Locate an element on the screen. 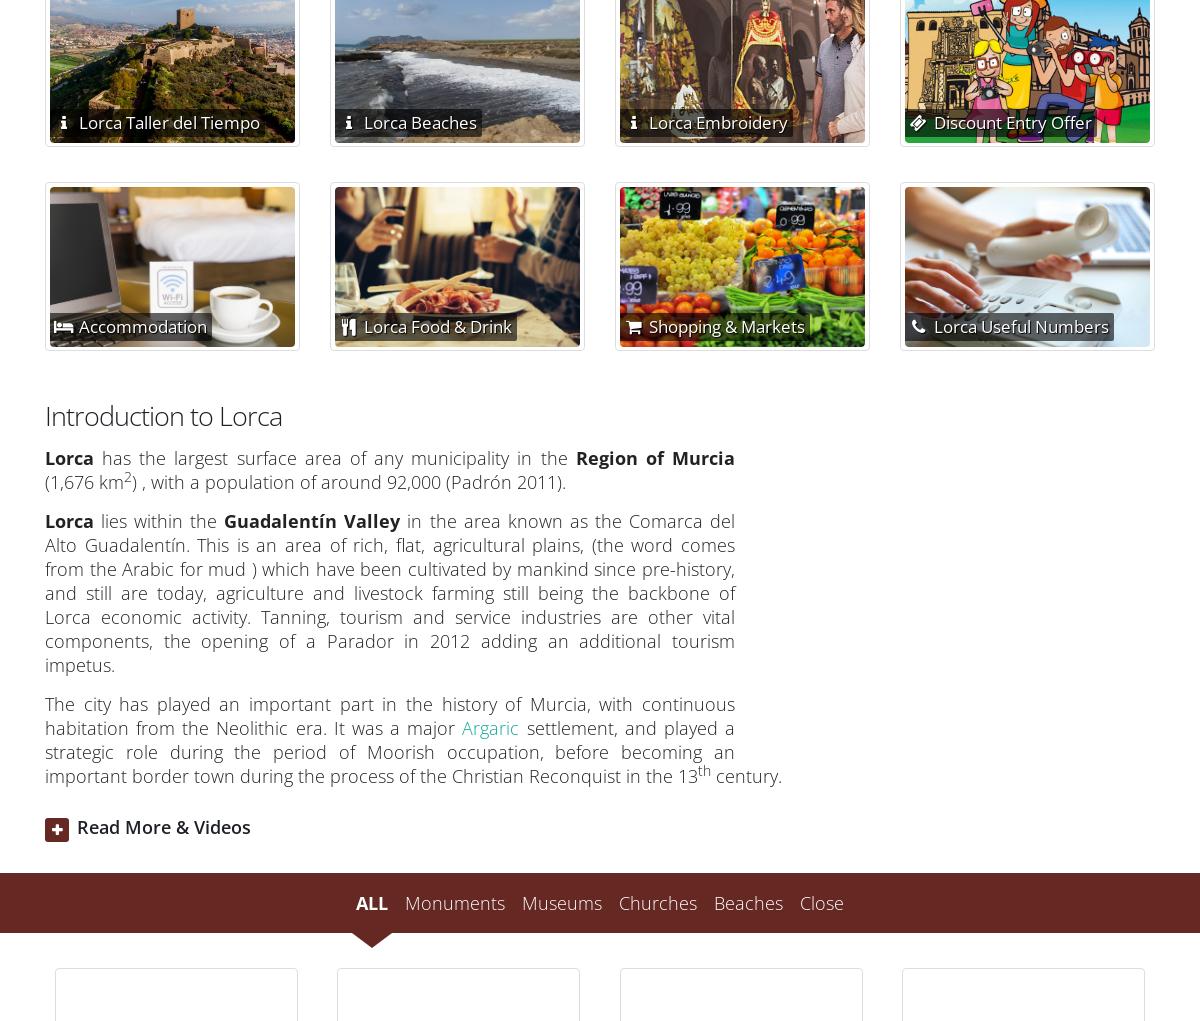 The height and width of the screenshot is (1021, 1200). '(1,676 km' is located at coordinates (84, 481).